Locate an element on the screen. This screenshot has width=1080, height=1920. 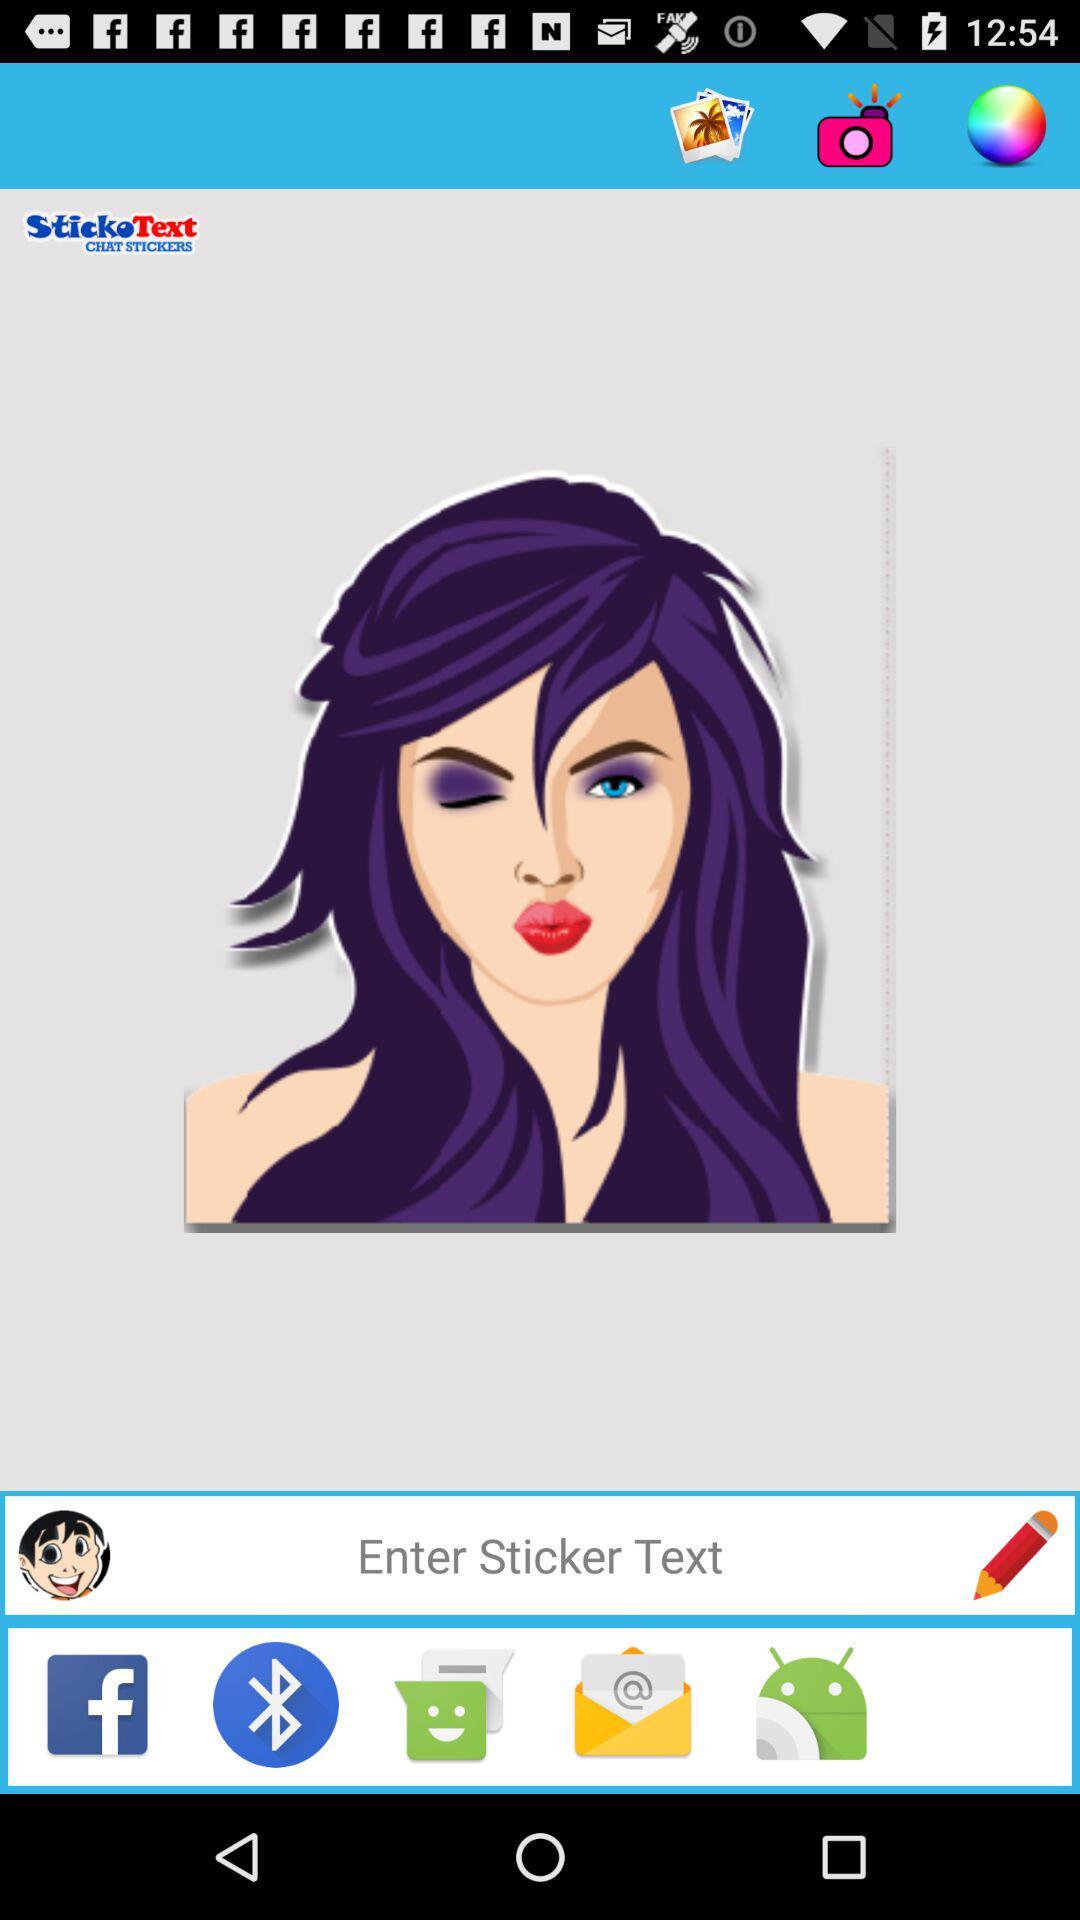
emojis is located at coordinates (63, 1554).